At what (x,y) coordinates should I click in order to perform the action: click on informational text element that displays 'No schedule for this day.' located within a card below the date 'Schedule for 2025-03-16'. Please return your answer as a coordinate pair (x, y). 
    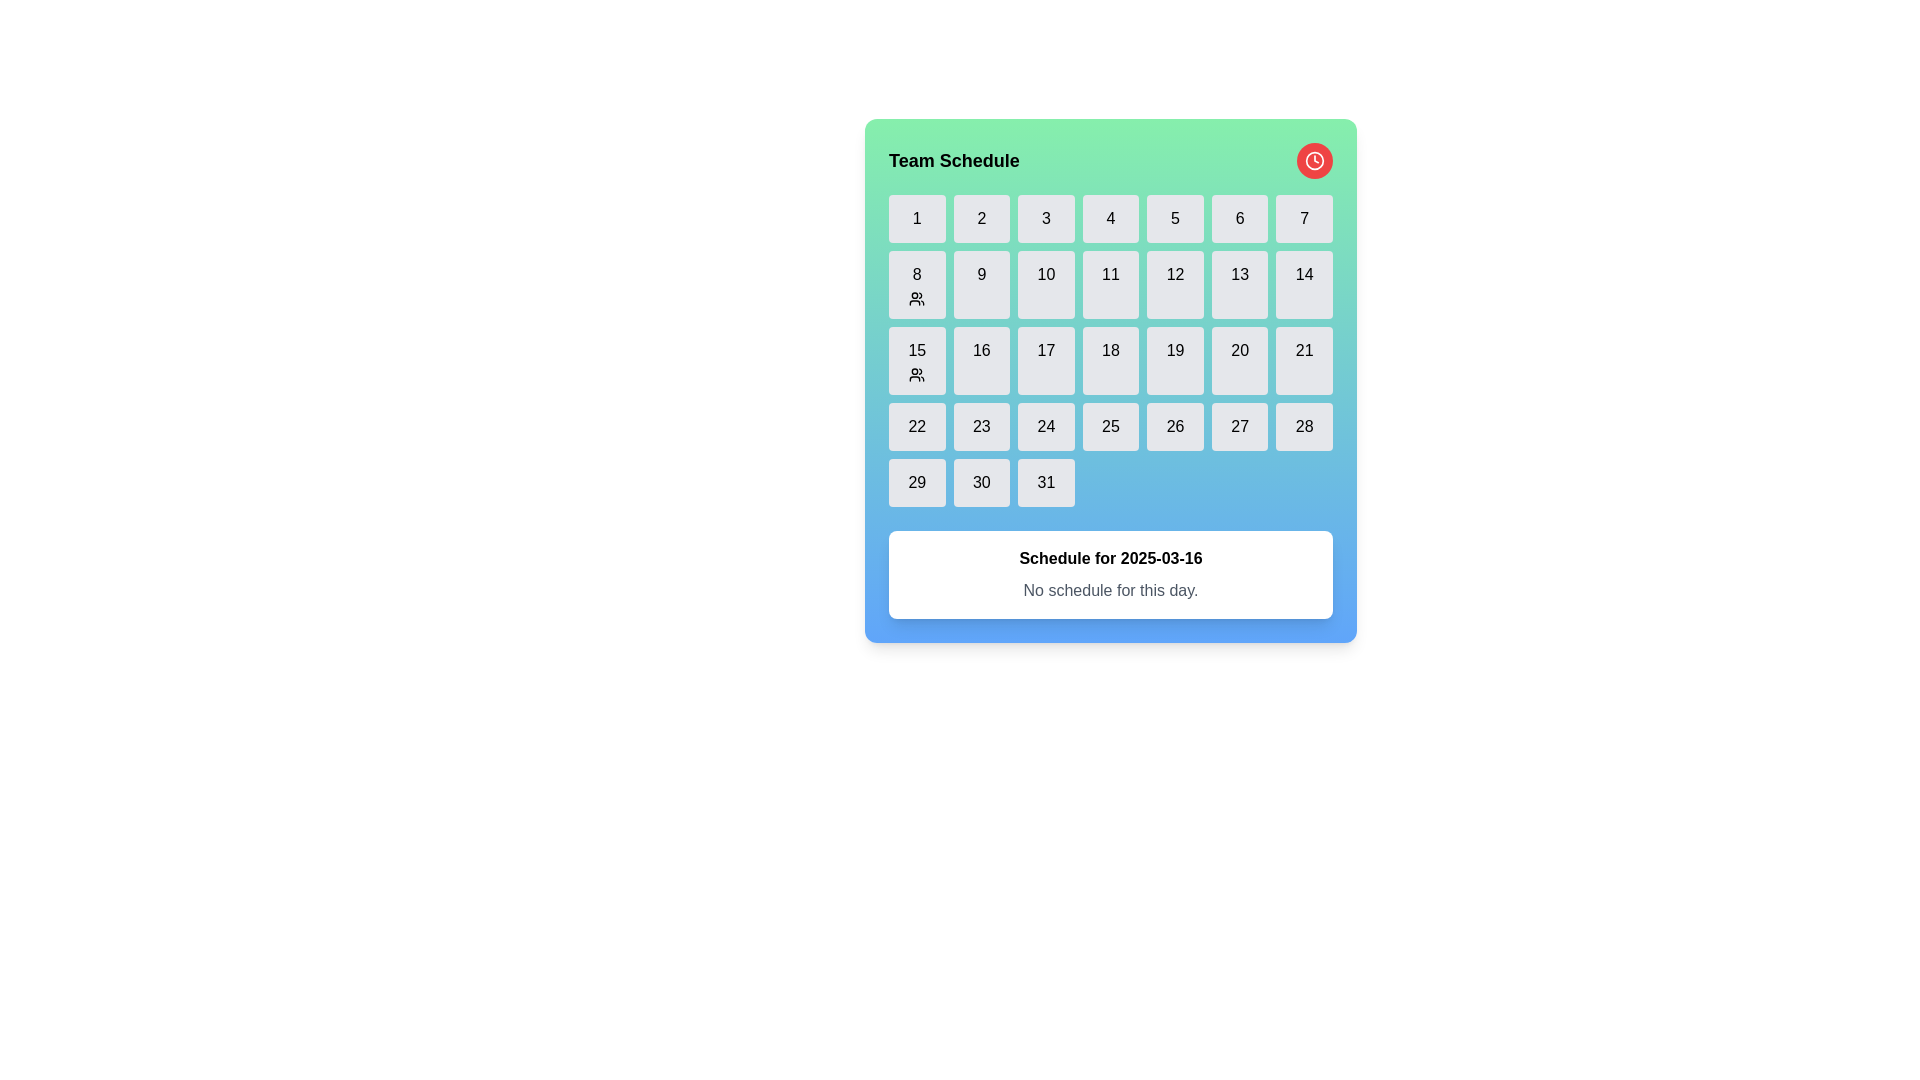
    Looking at the image, I should click on (1109, 589).